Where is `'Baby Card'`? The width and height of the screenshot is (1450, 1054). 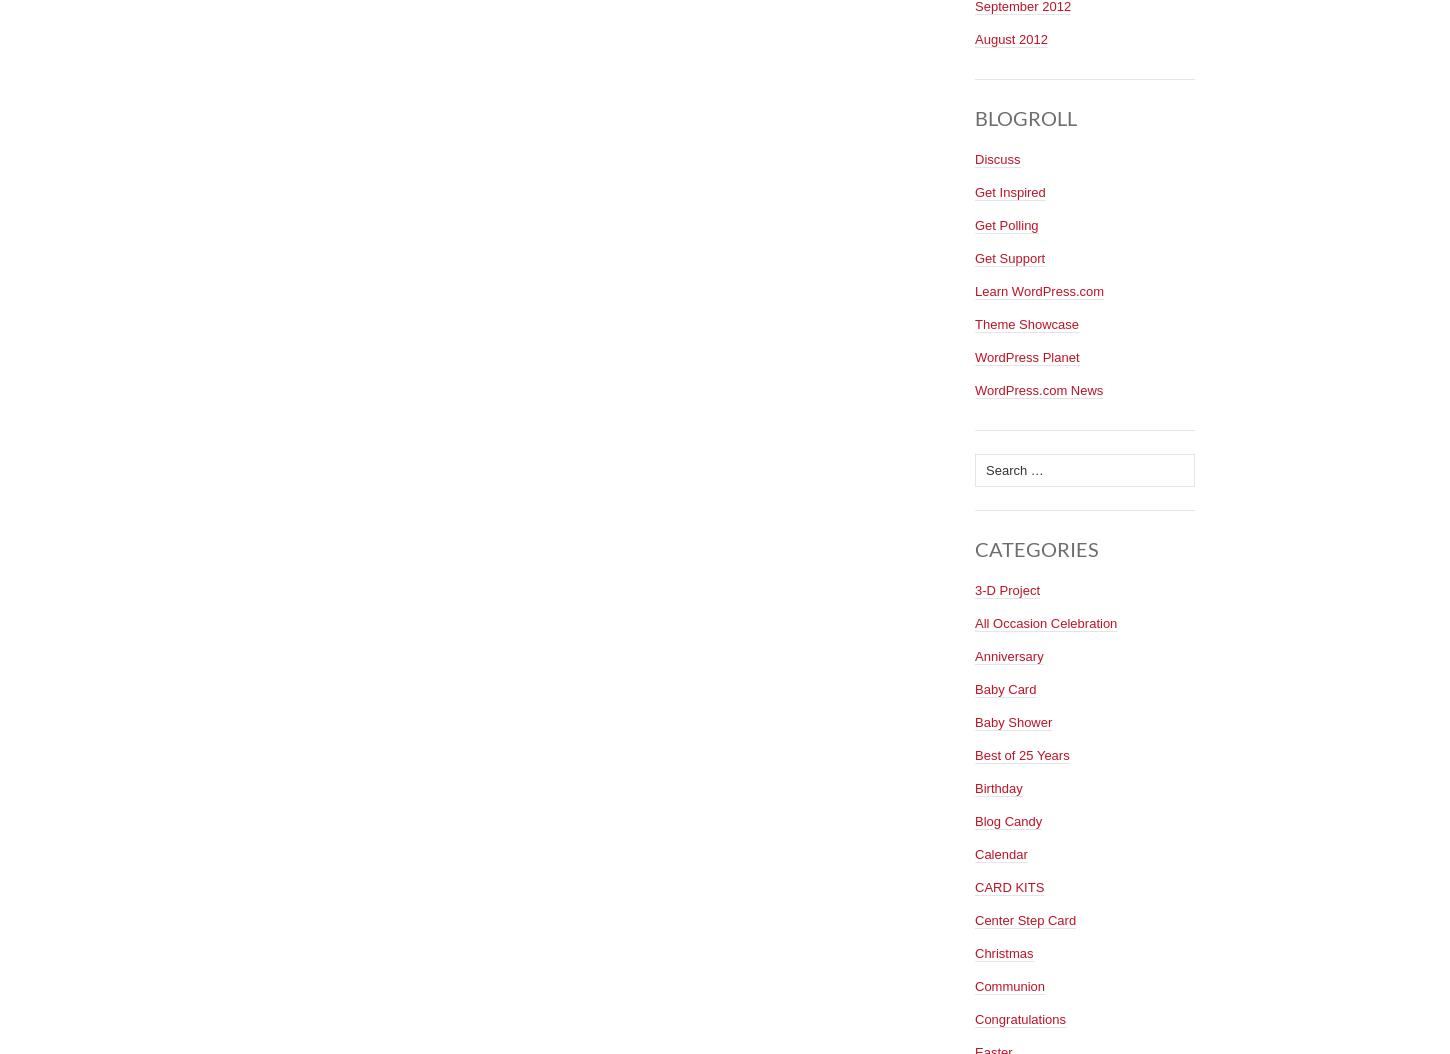 'Baby Card' is located at coordinates (1005, 687).